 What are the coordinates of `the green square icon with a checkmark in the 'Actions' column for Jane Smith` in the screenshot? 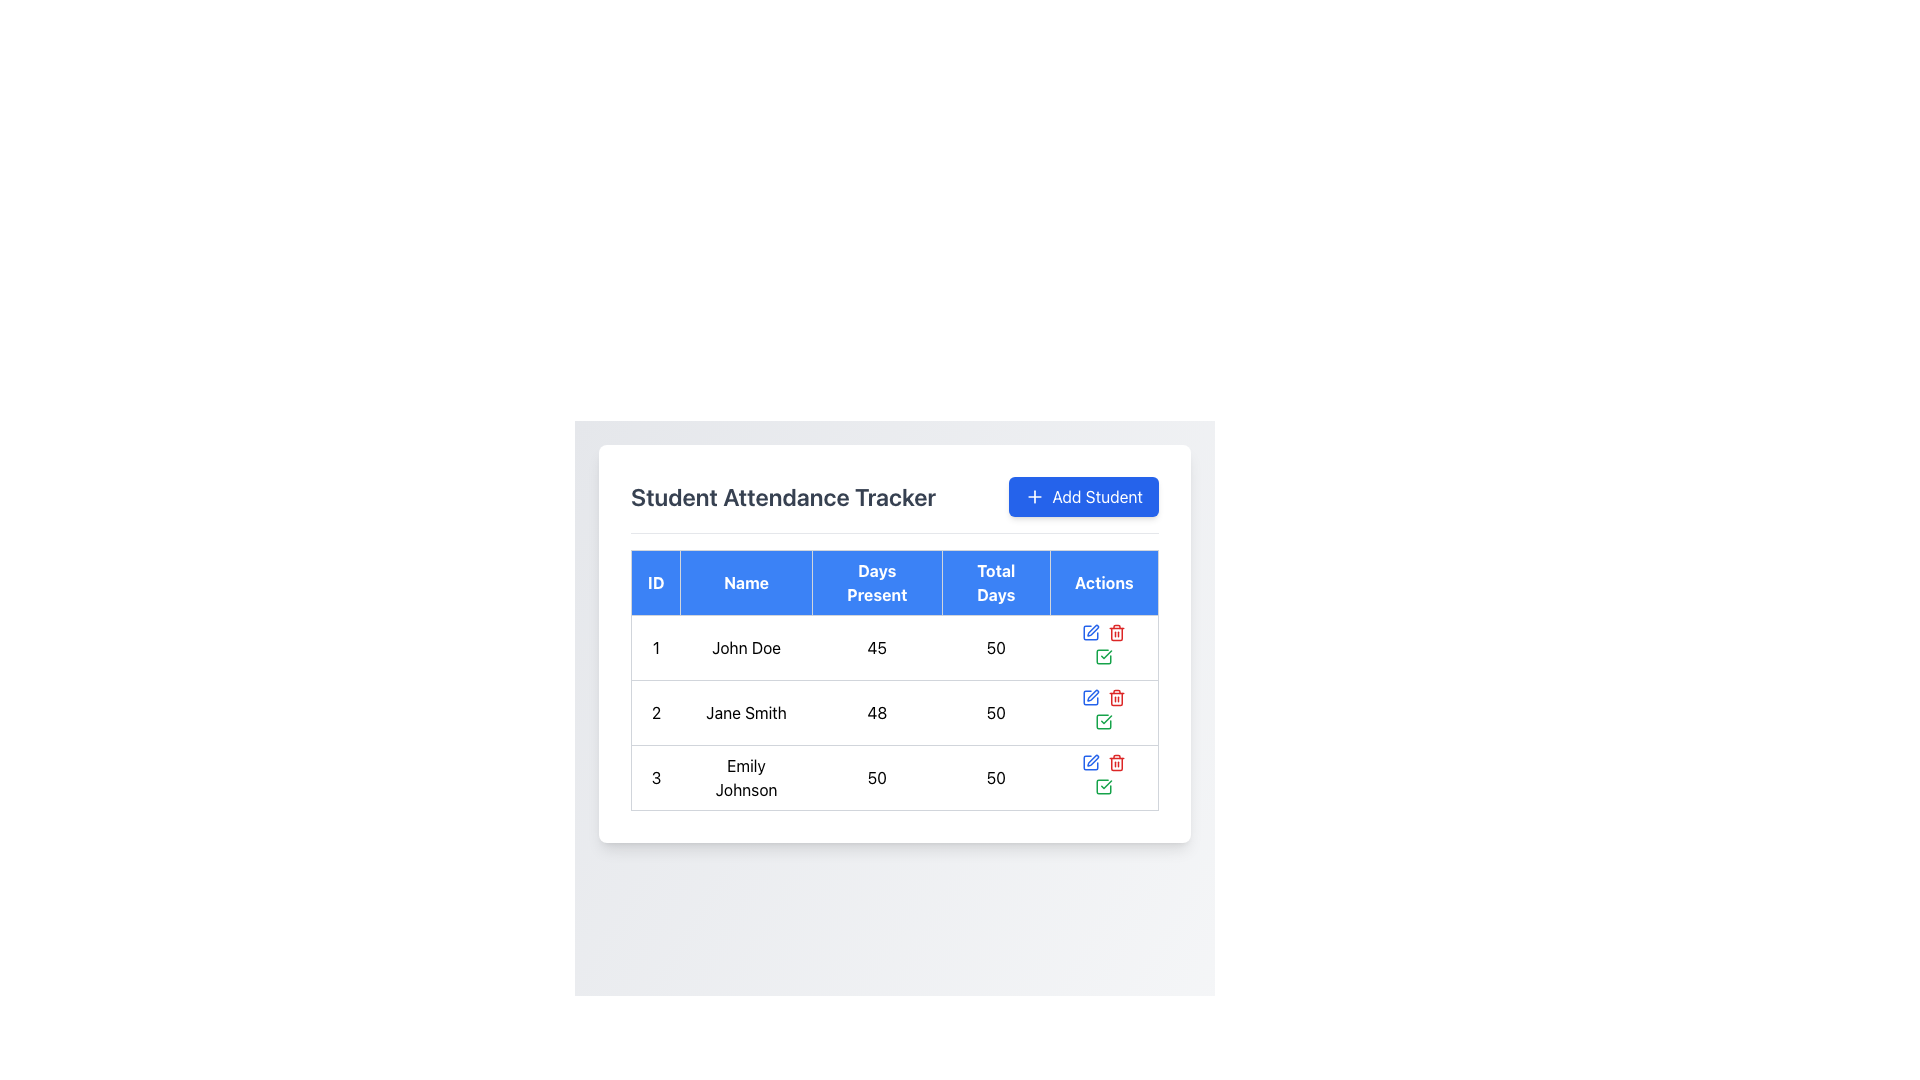 It's located at (1103, 721).